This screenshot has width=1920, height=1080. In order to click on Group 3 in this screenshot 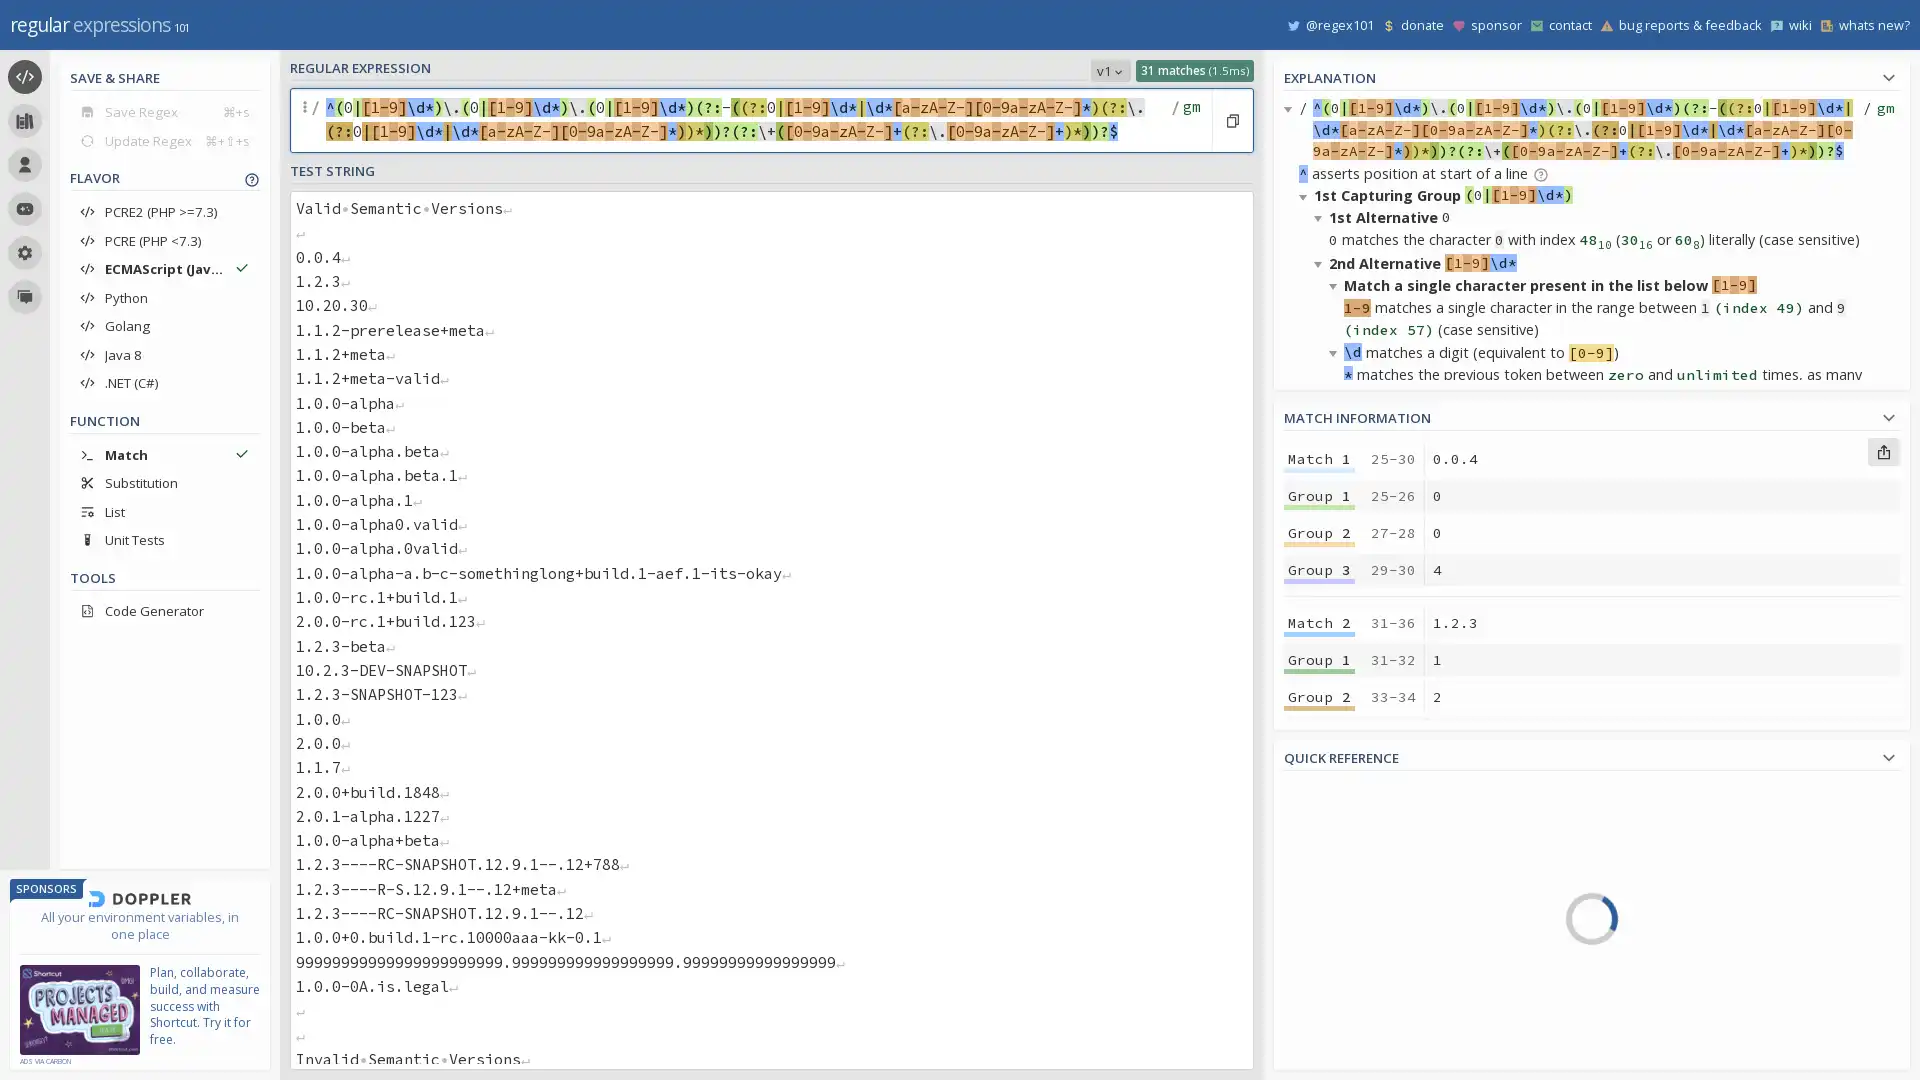, I will do `click(1319, 1060)`.